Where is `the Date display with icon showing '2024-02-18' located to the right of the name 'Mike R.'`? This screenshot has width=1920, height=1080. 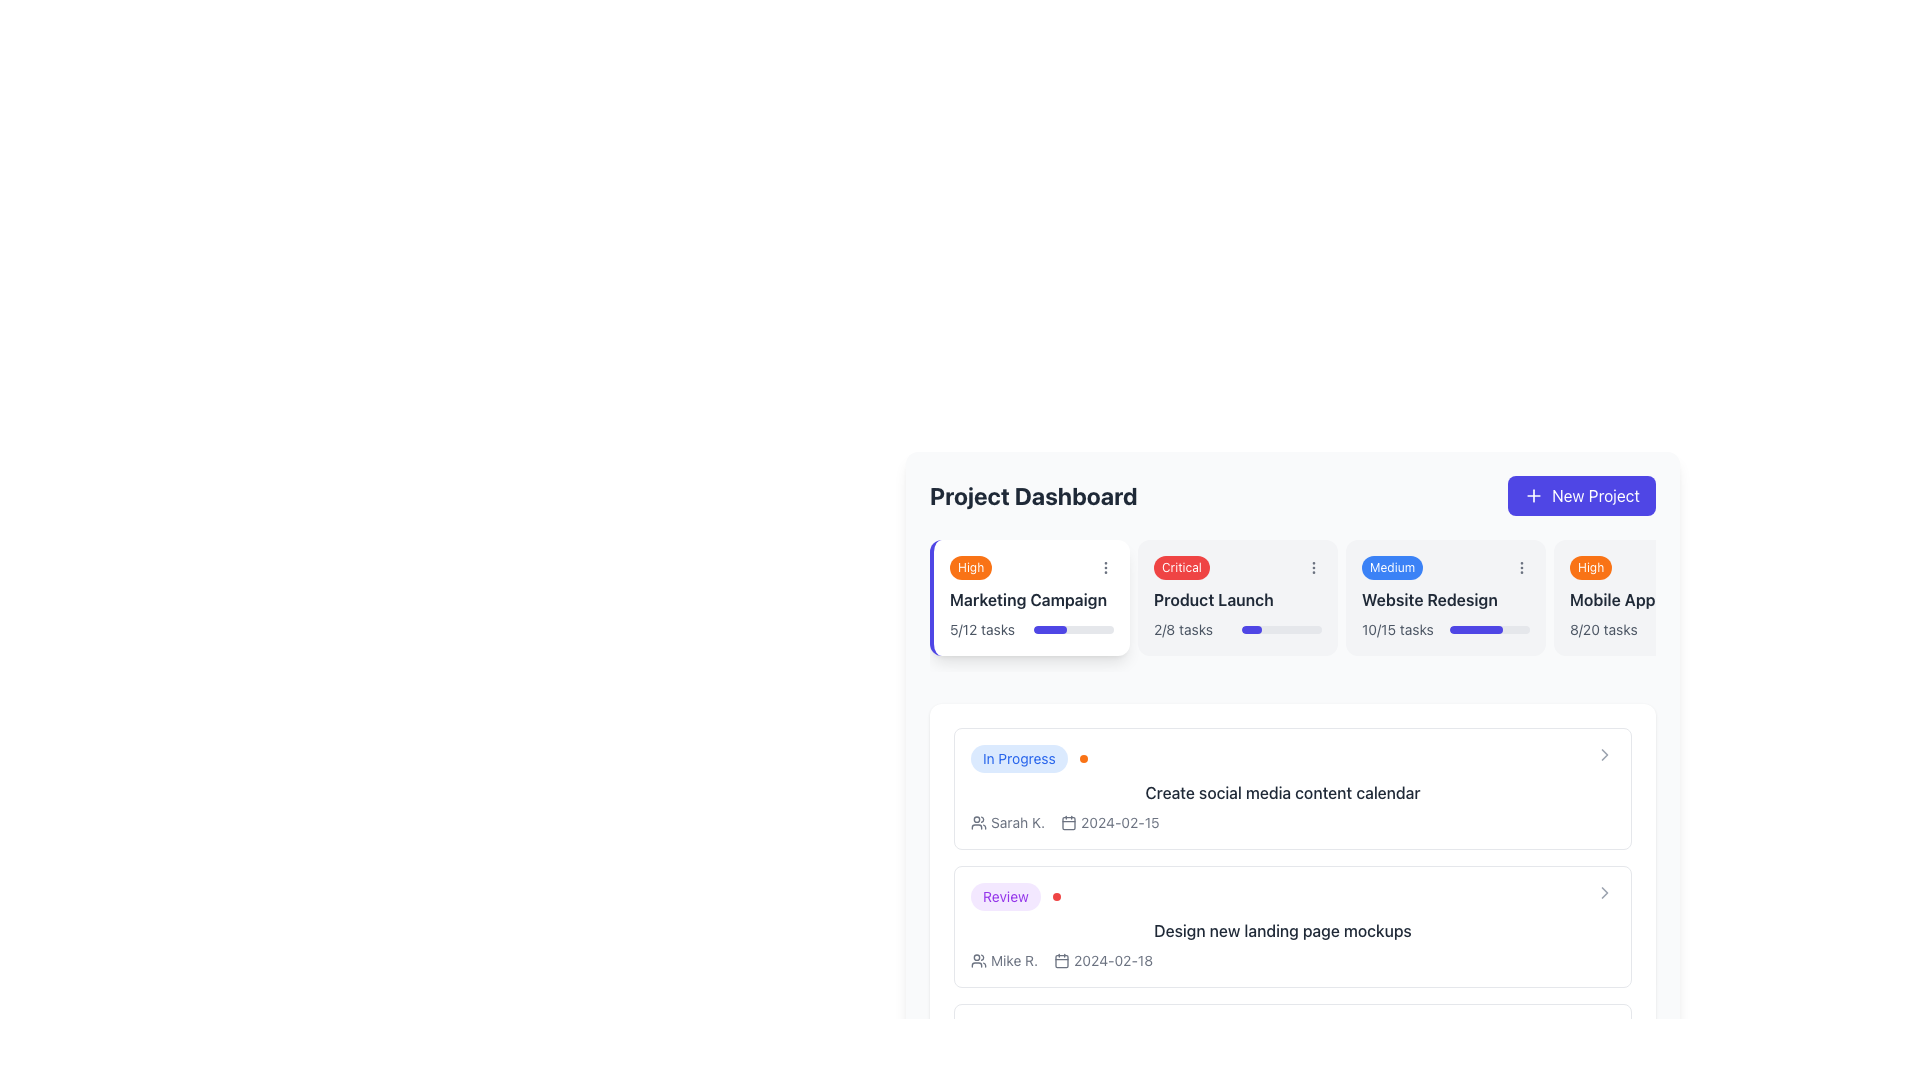
the Date display with icon showing '2024-02-18' located to the right of the name 'Mike R.' is located at coordinates (1102, 959).